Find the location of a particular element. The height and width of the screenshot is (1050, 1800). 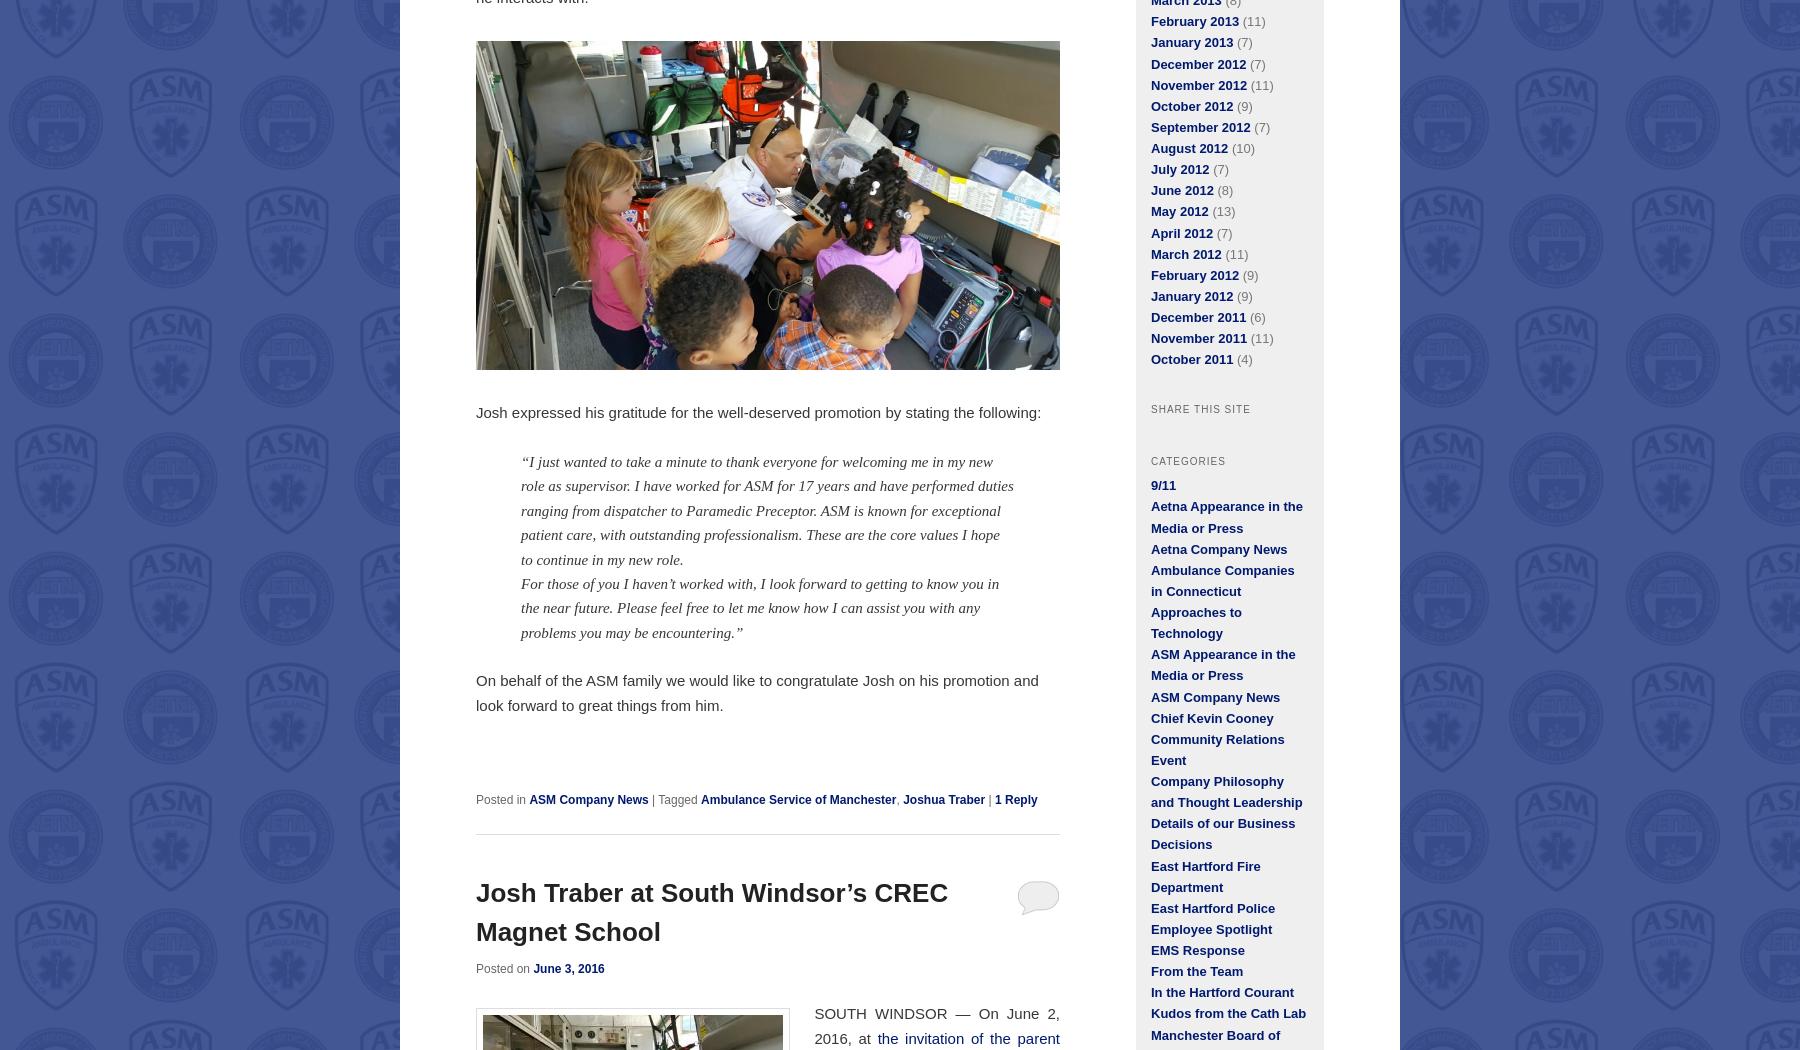

'(10)' is located at coordinates (1226, 147).